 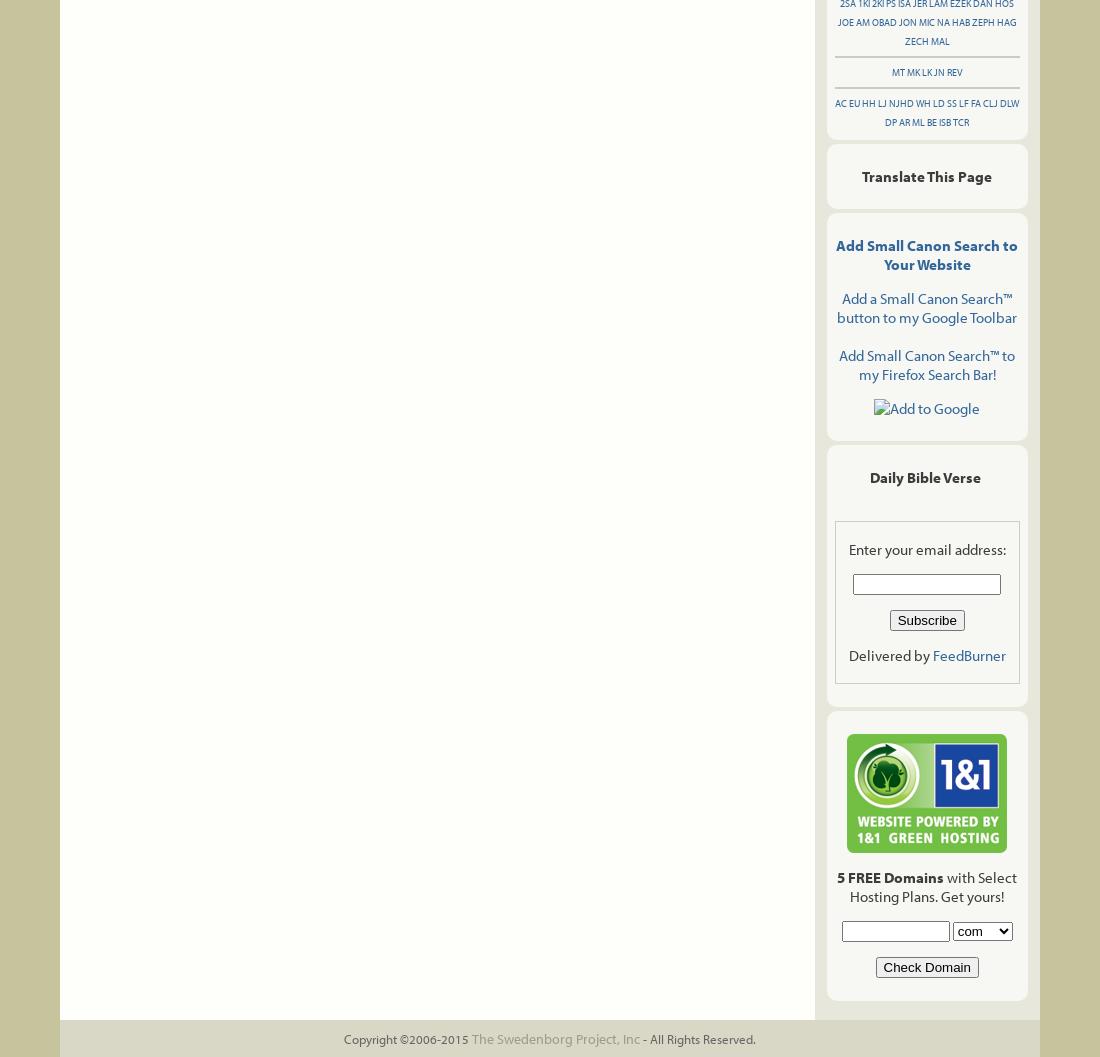 I want to click on 'MT', so click(x=897, y=72).